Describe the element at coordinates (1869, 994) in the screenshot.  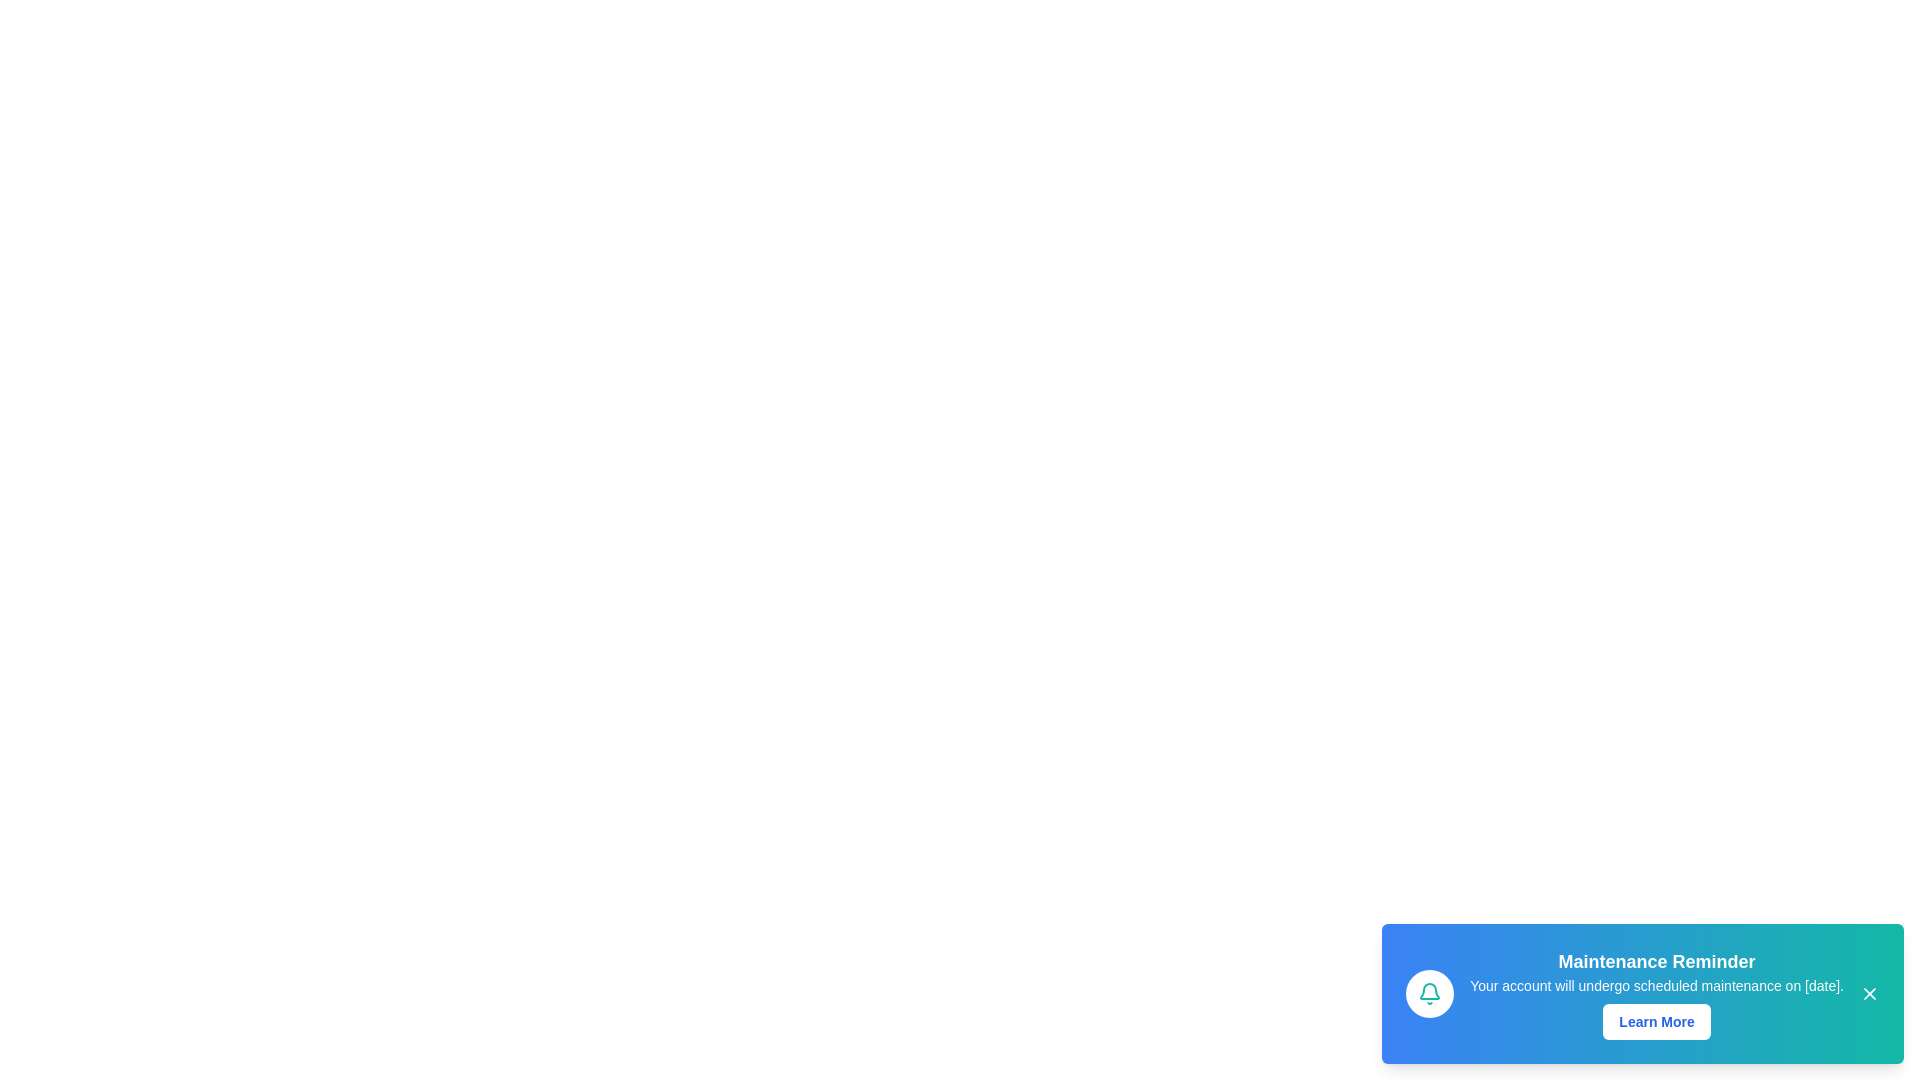
I see `the close button graphical icon located at the bottom right corner of the notification box` at that location.